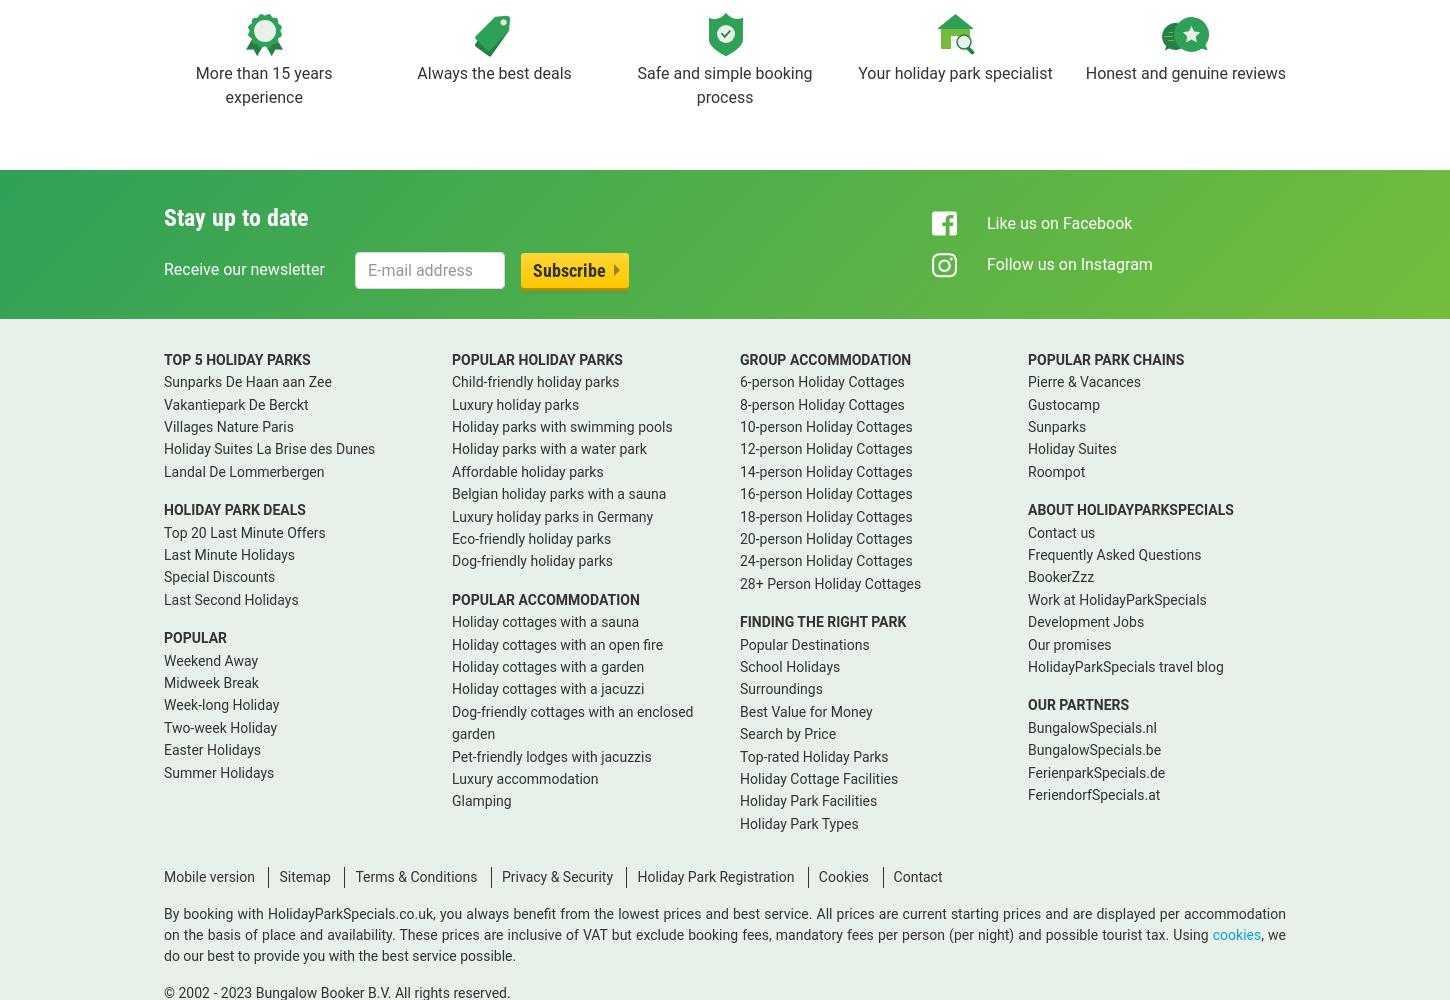  What do you see at coordinates (780, 688) in the screenshot?
I see `'Surroundings'` at bounding box center [780, 688].